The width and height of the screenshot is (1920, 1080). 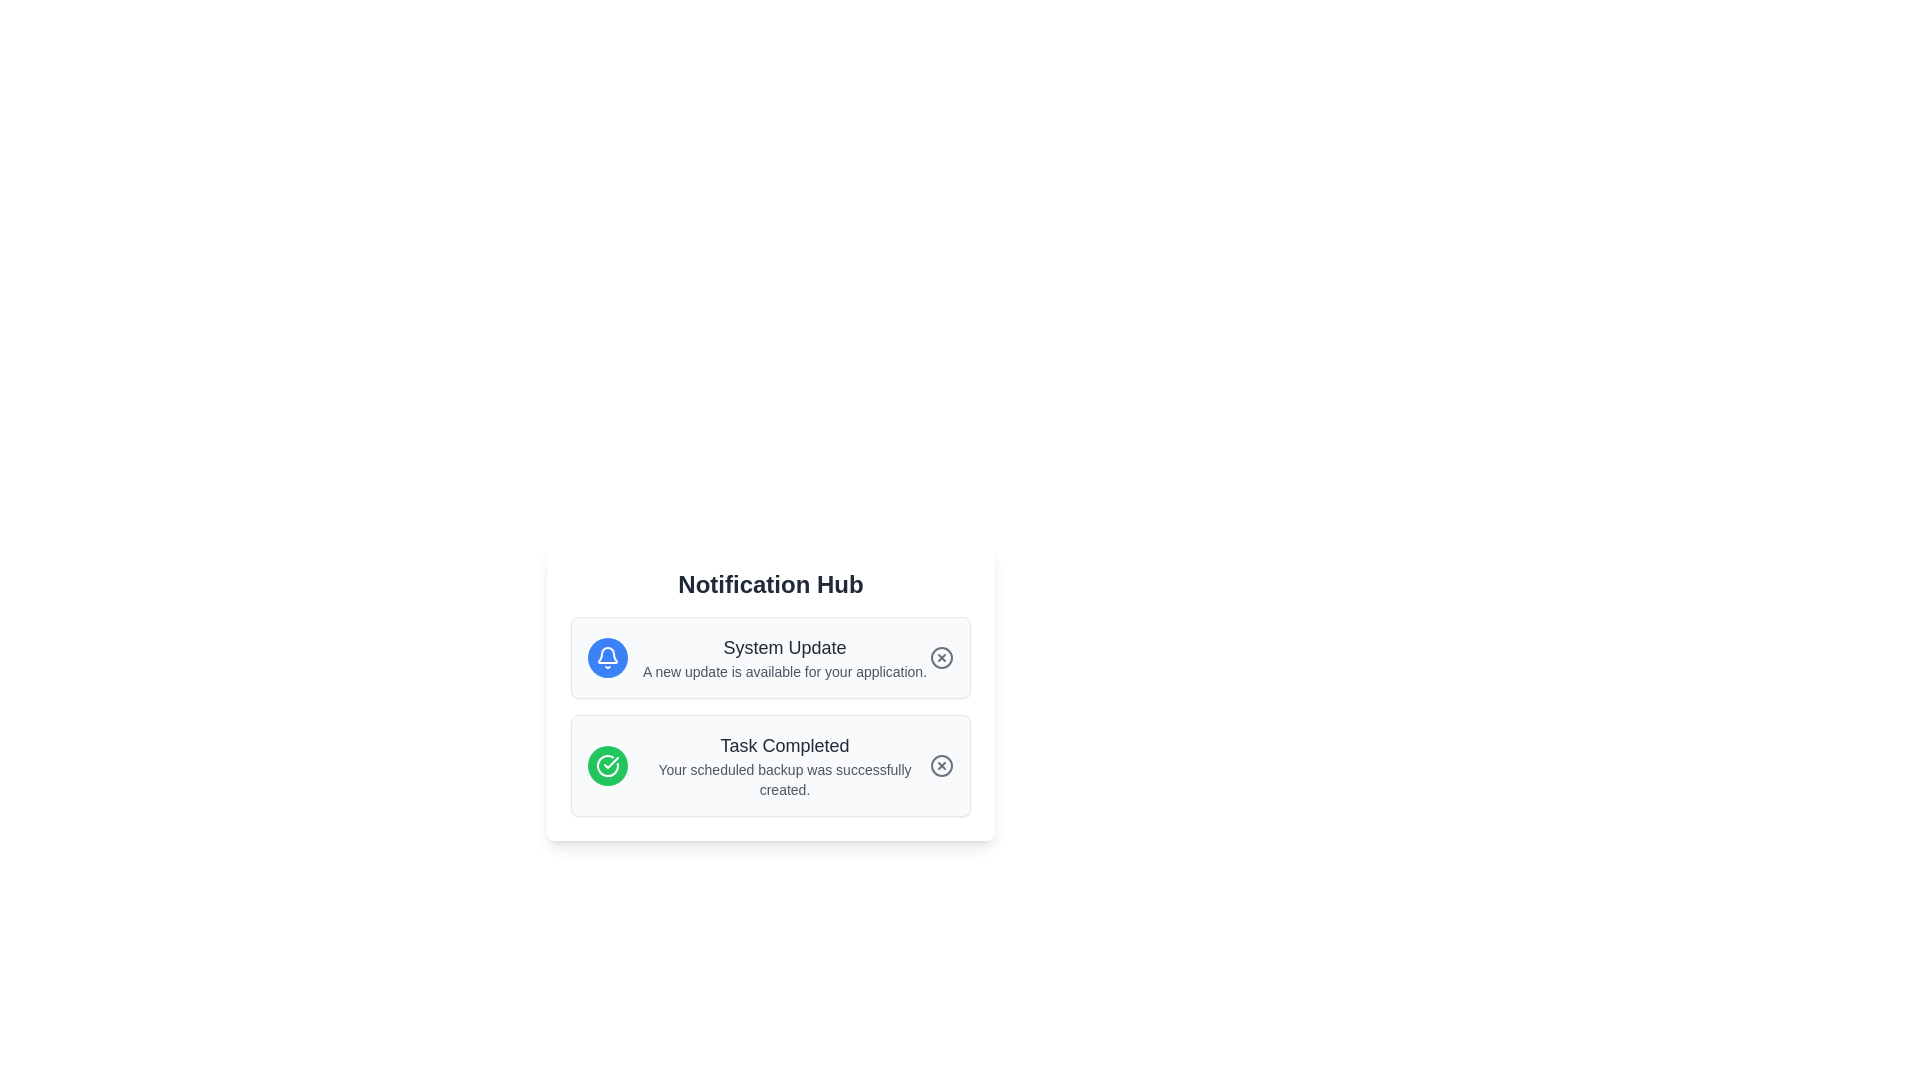 I want to click on the indicator icon located at the top left corner of the notification card titled 'Task Completed', which reassures the user of successful task completion, so click(x=607, y=765).